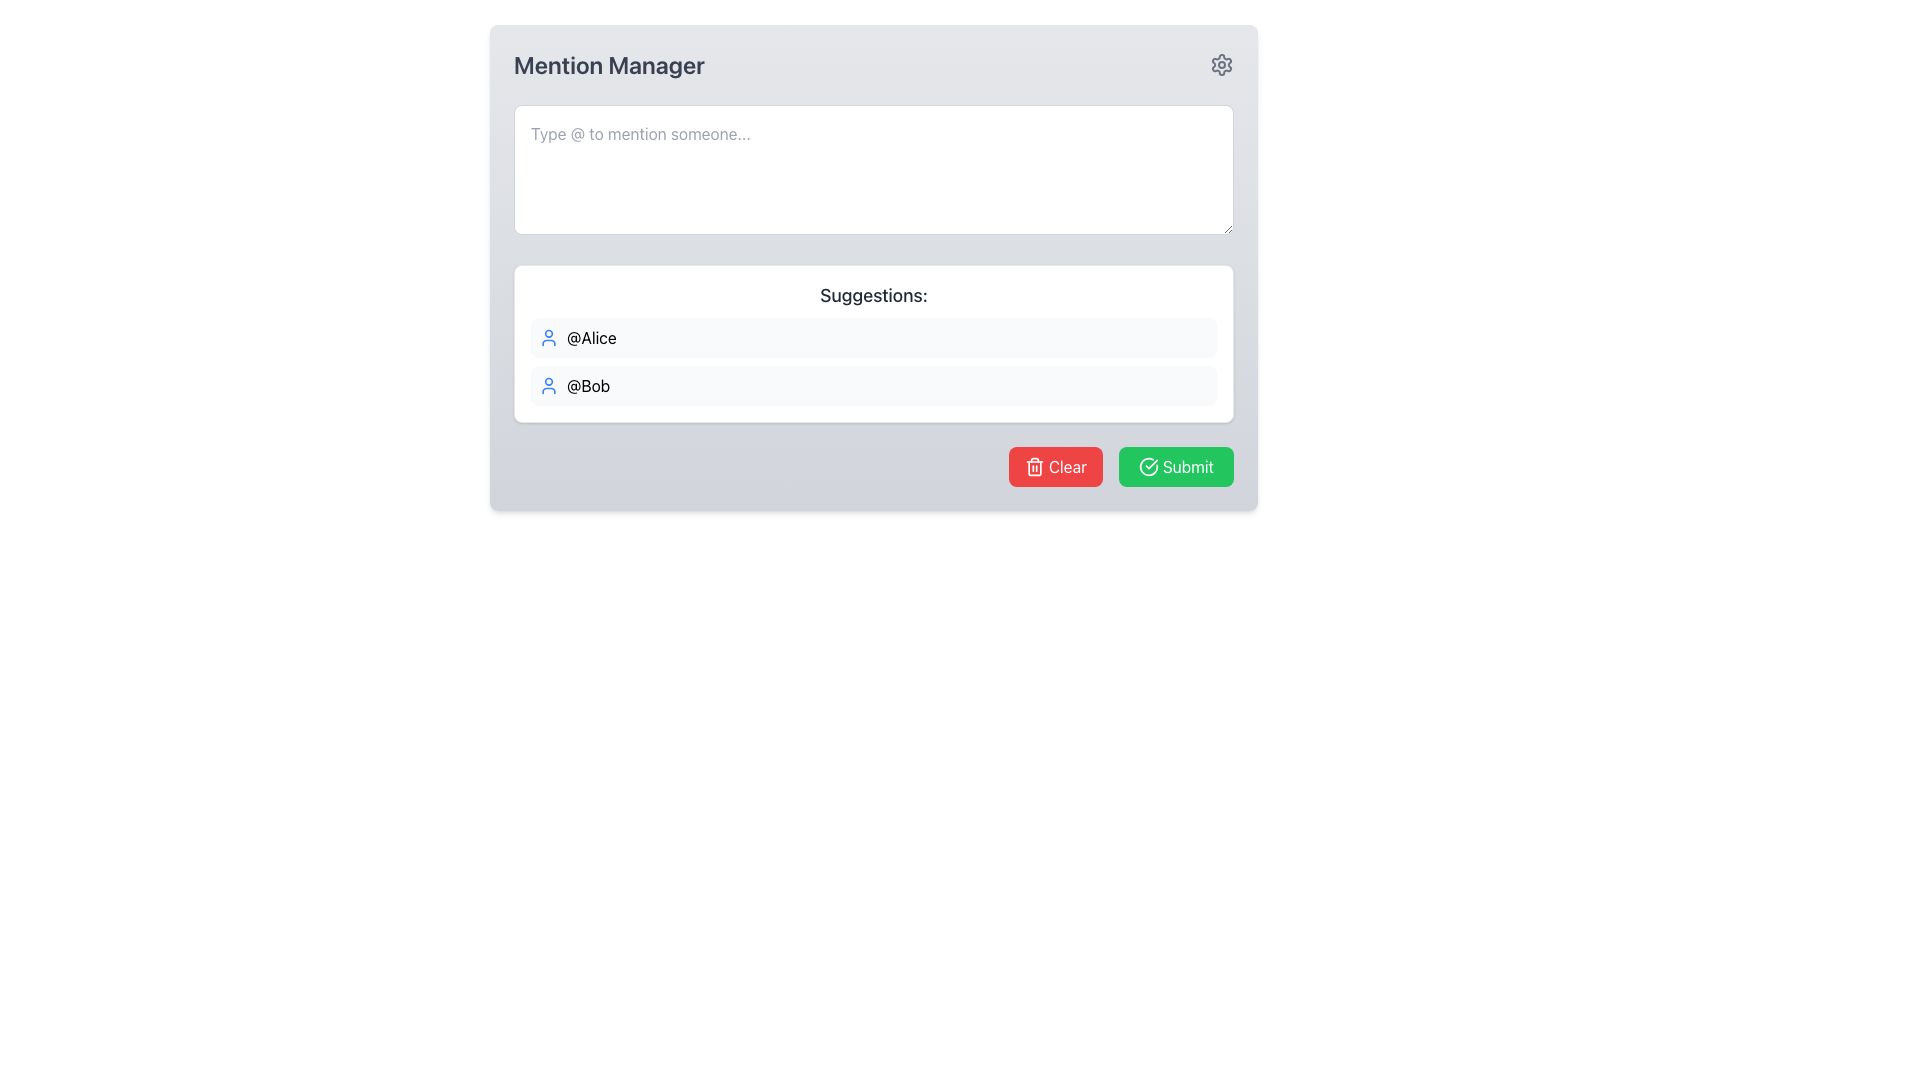  What do you see at coordinates (1148, 466) in the screenshot?
I see `the circular confirmation icon with a green check mark, located at the leftmost part of the green 'Submit' button` at bounding box center [1148, 466].